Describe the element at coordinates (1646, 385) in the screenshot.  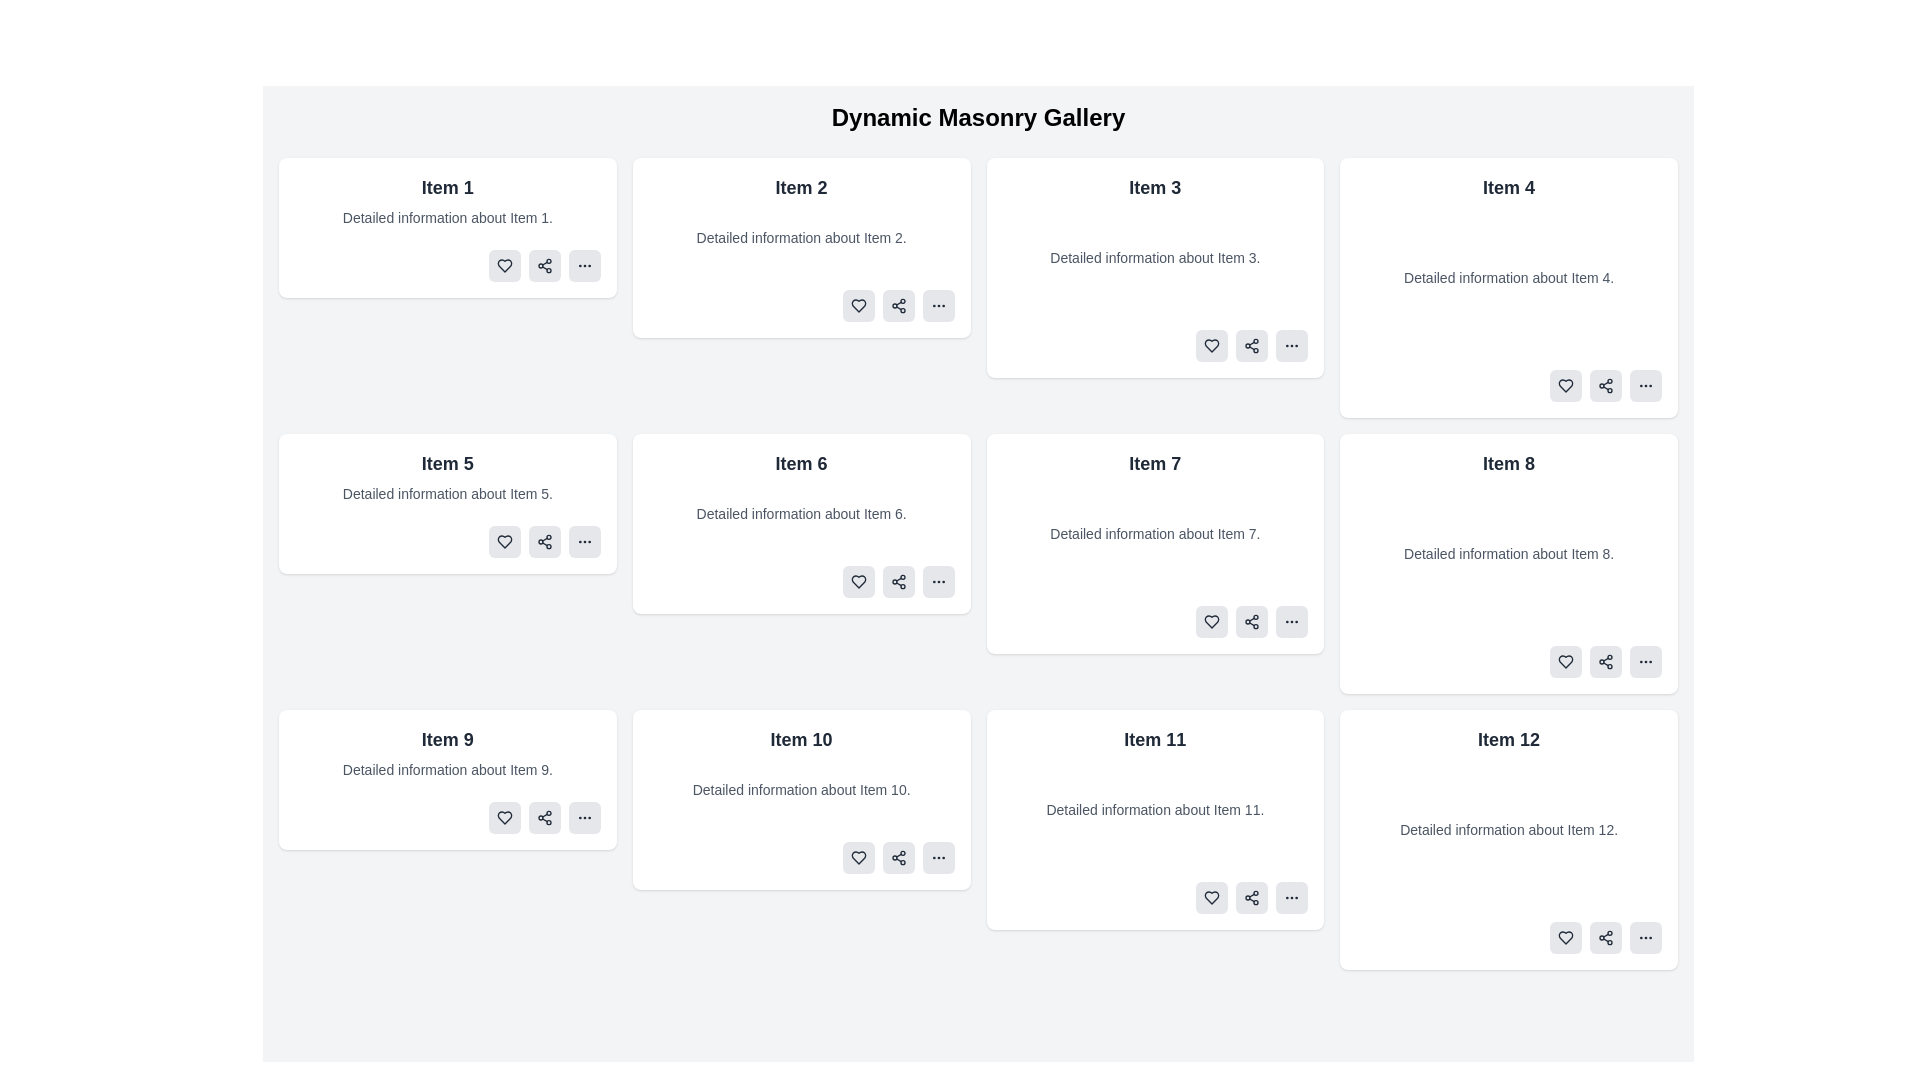
I see `the circular button with a gray background and three dot icons located at the far-right of the action button group under the 'Item 4' card` at that location.